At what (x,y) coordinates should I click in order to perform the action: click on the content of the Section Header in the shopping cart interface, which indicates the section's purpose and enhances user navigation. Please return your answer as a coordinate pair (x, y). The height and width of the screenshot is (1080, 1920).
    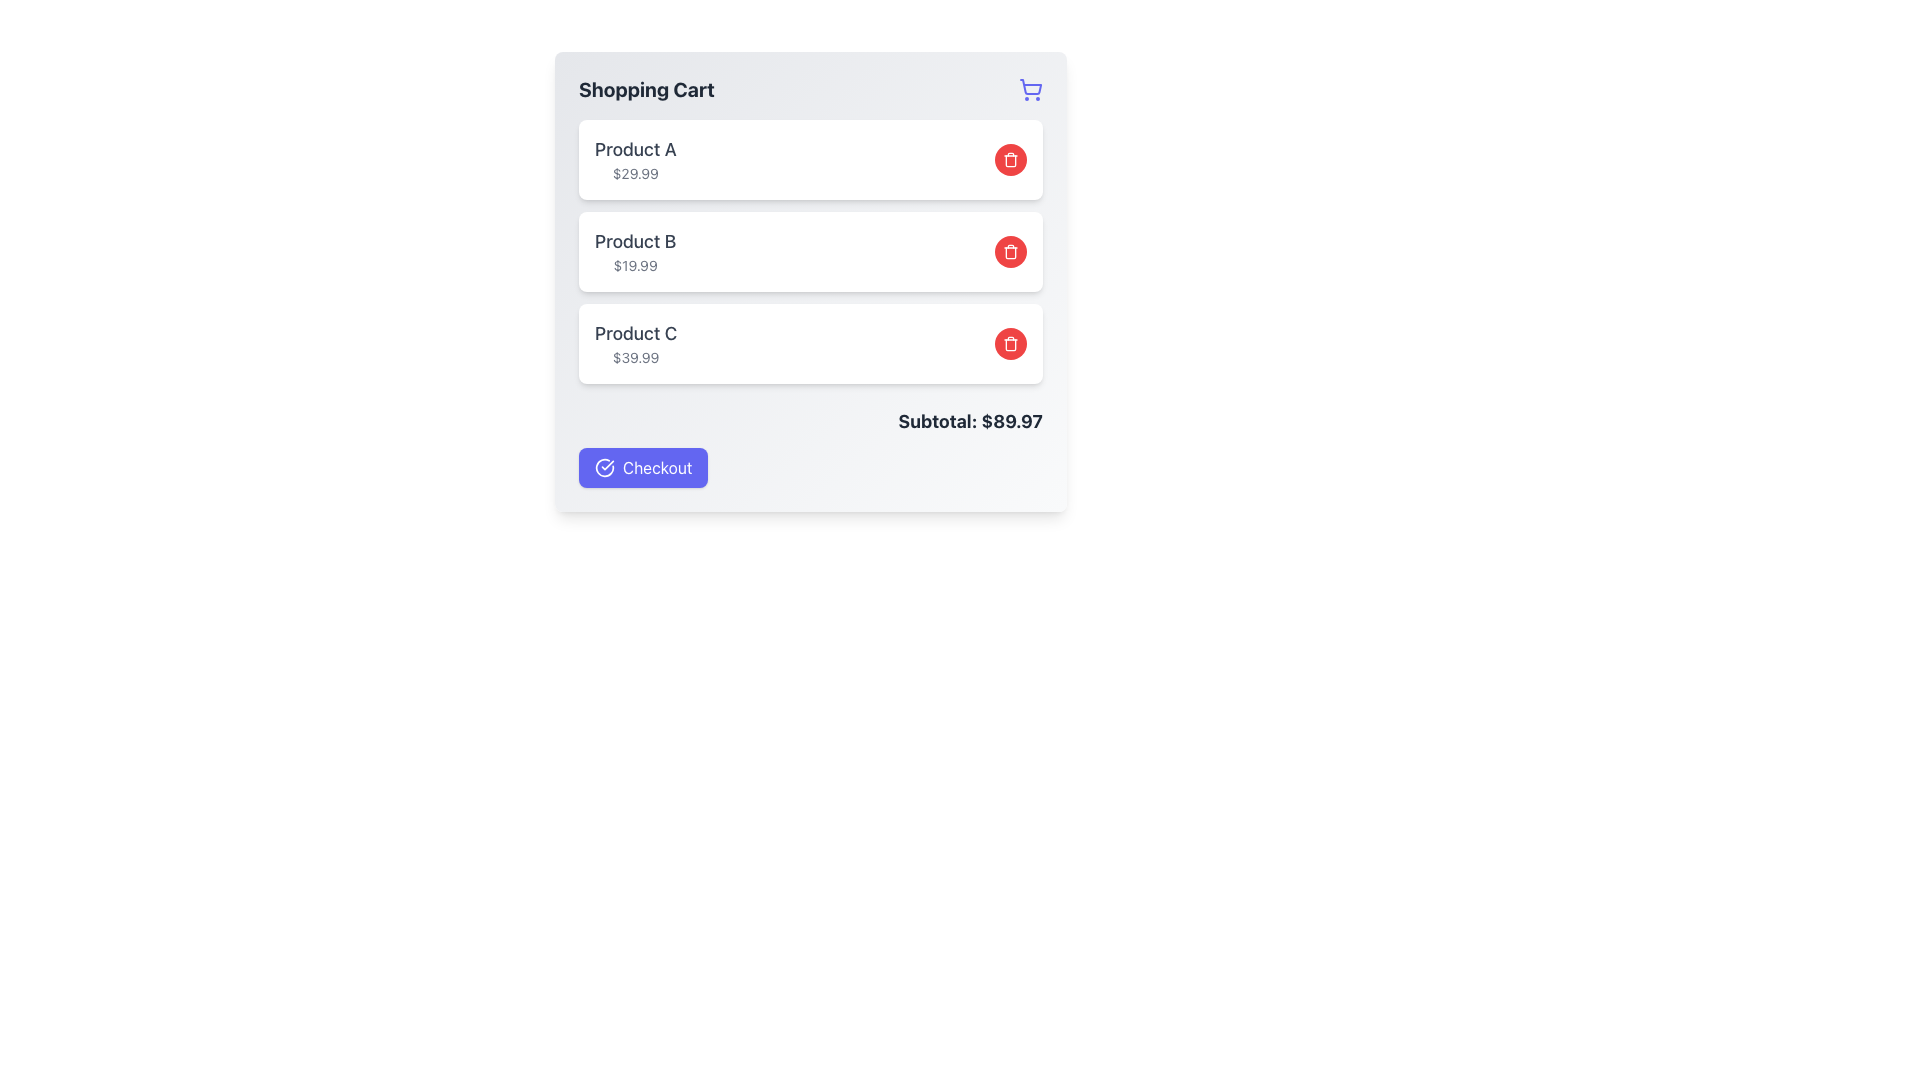
    Looking at the image, I should click on (811, 88).